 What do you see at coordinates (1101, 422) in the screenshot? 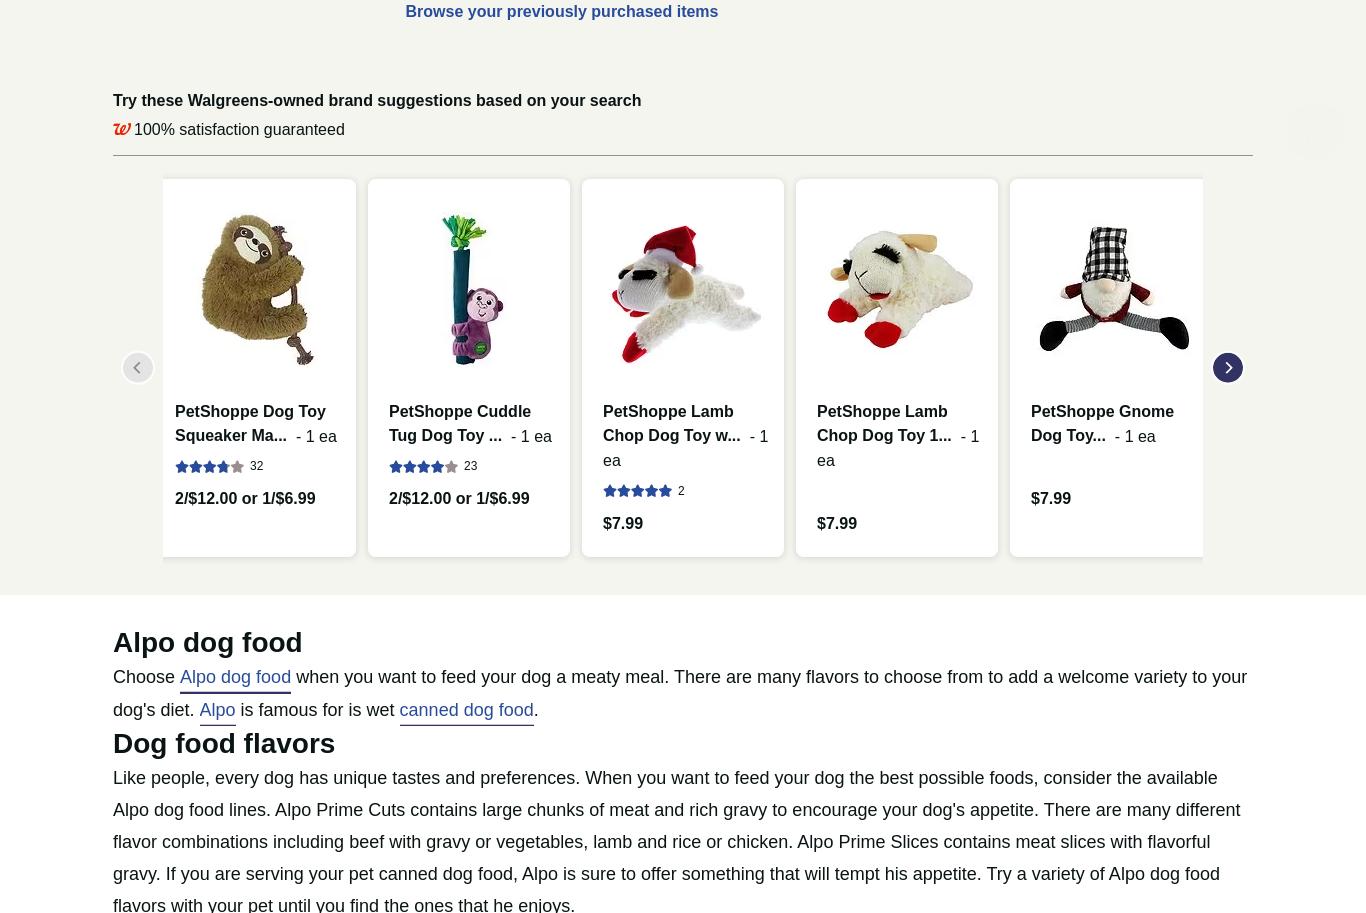
I see `'PetShoppe Gnome Dog Toy...'` at bounding box center [1101, 422].